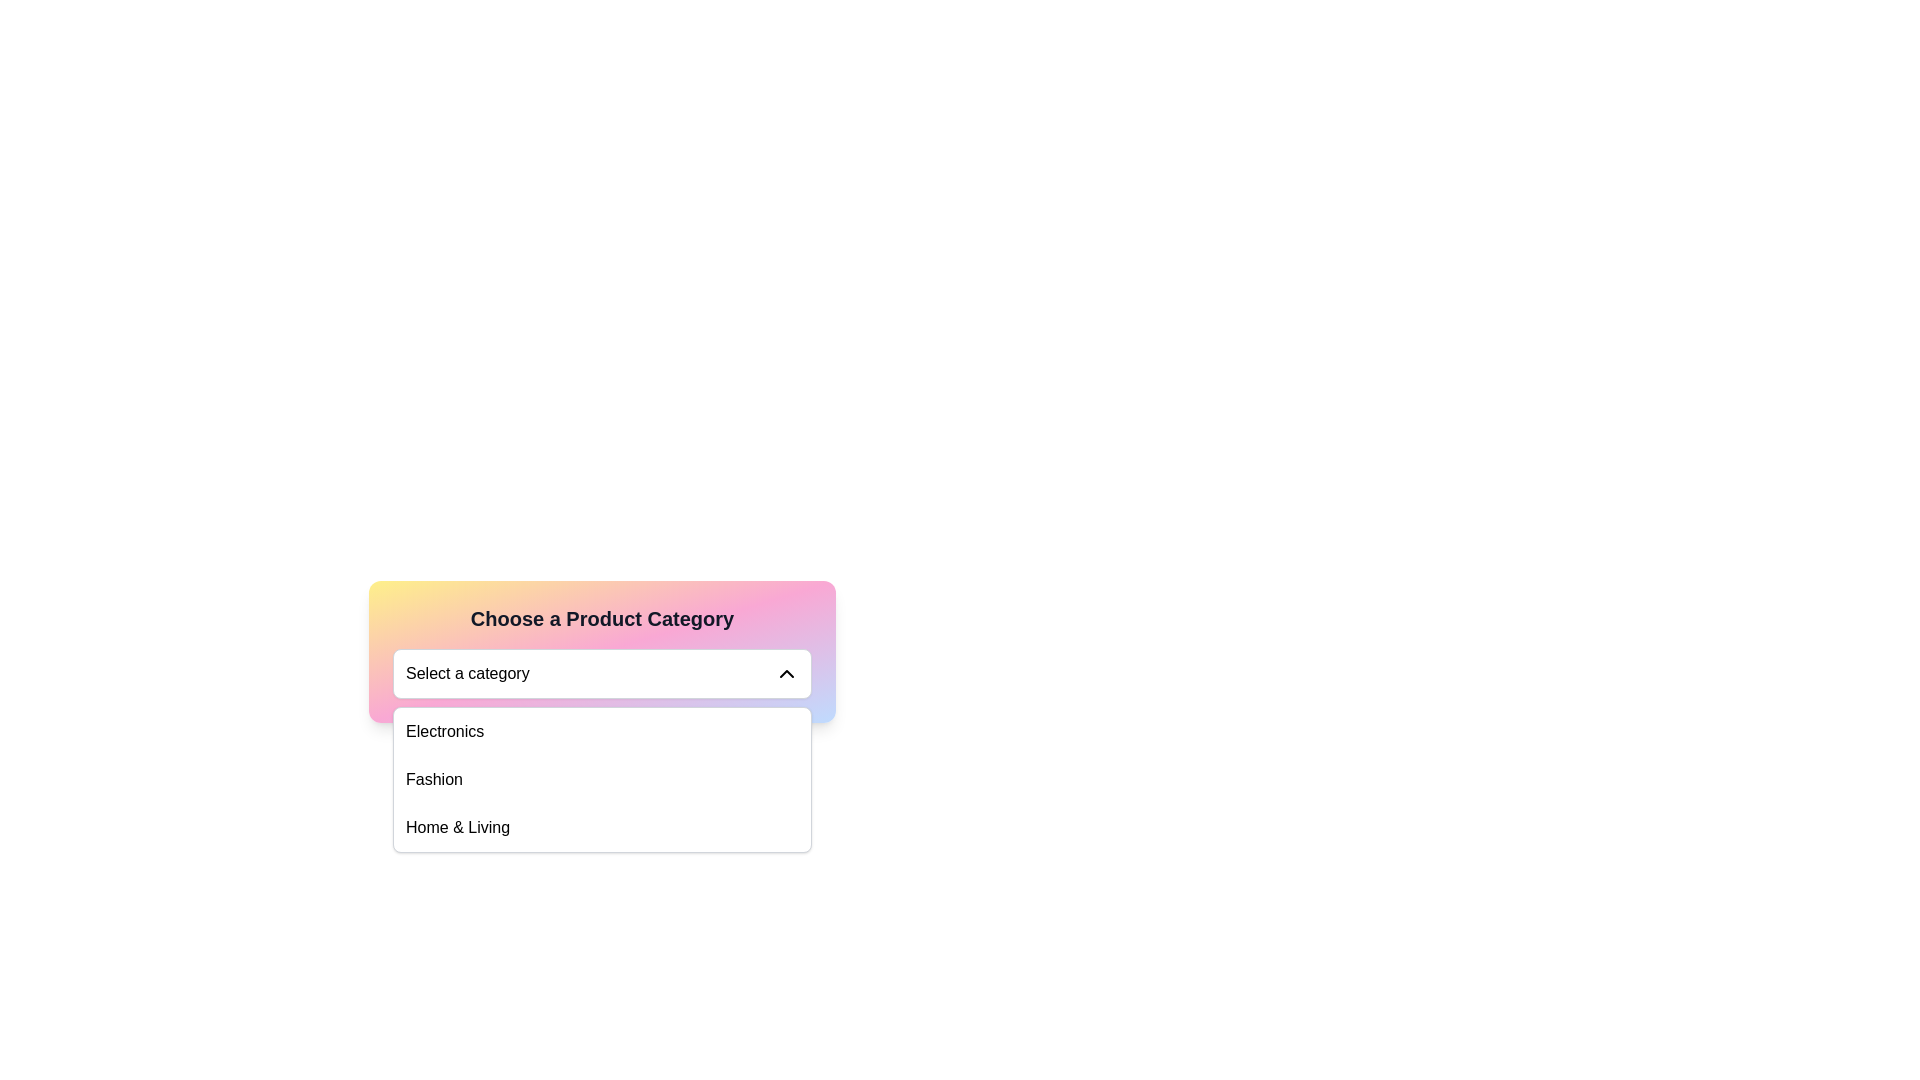 The image size is (1920, 1080). Describe the element at coordinates (601, 778) in the screenshot. I see `the dropdown menu` at that location.